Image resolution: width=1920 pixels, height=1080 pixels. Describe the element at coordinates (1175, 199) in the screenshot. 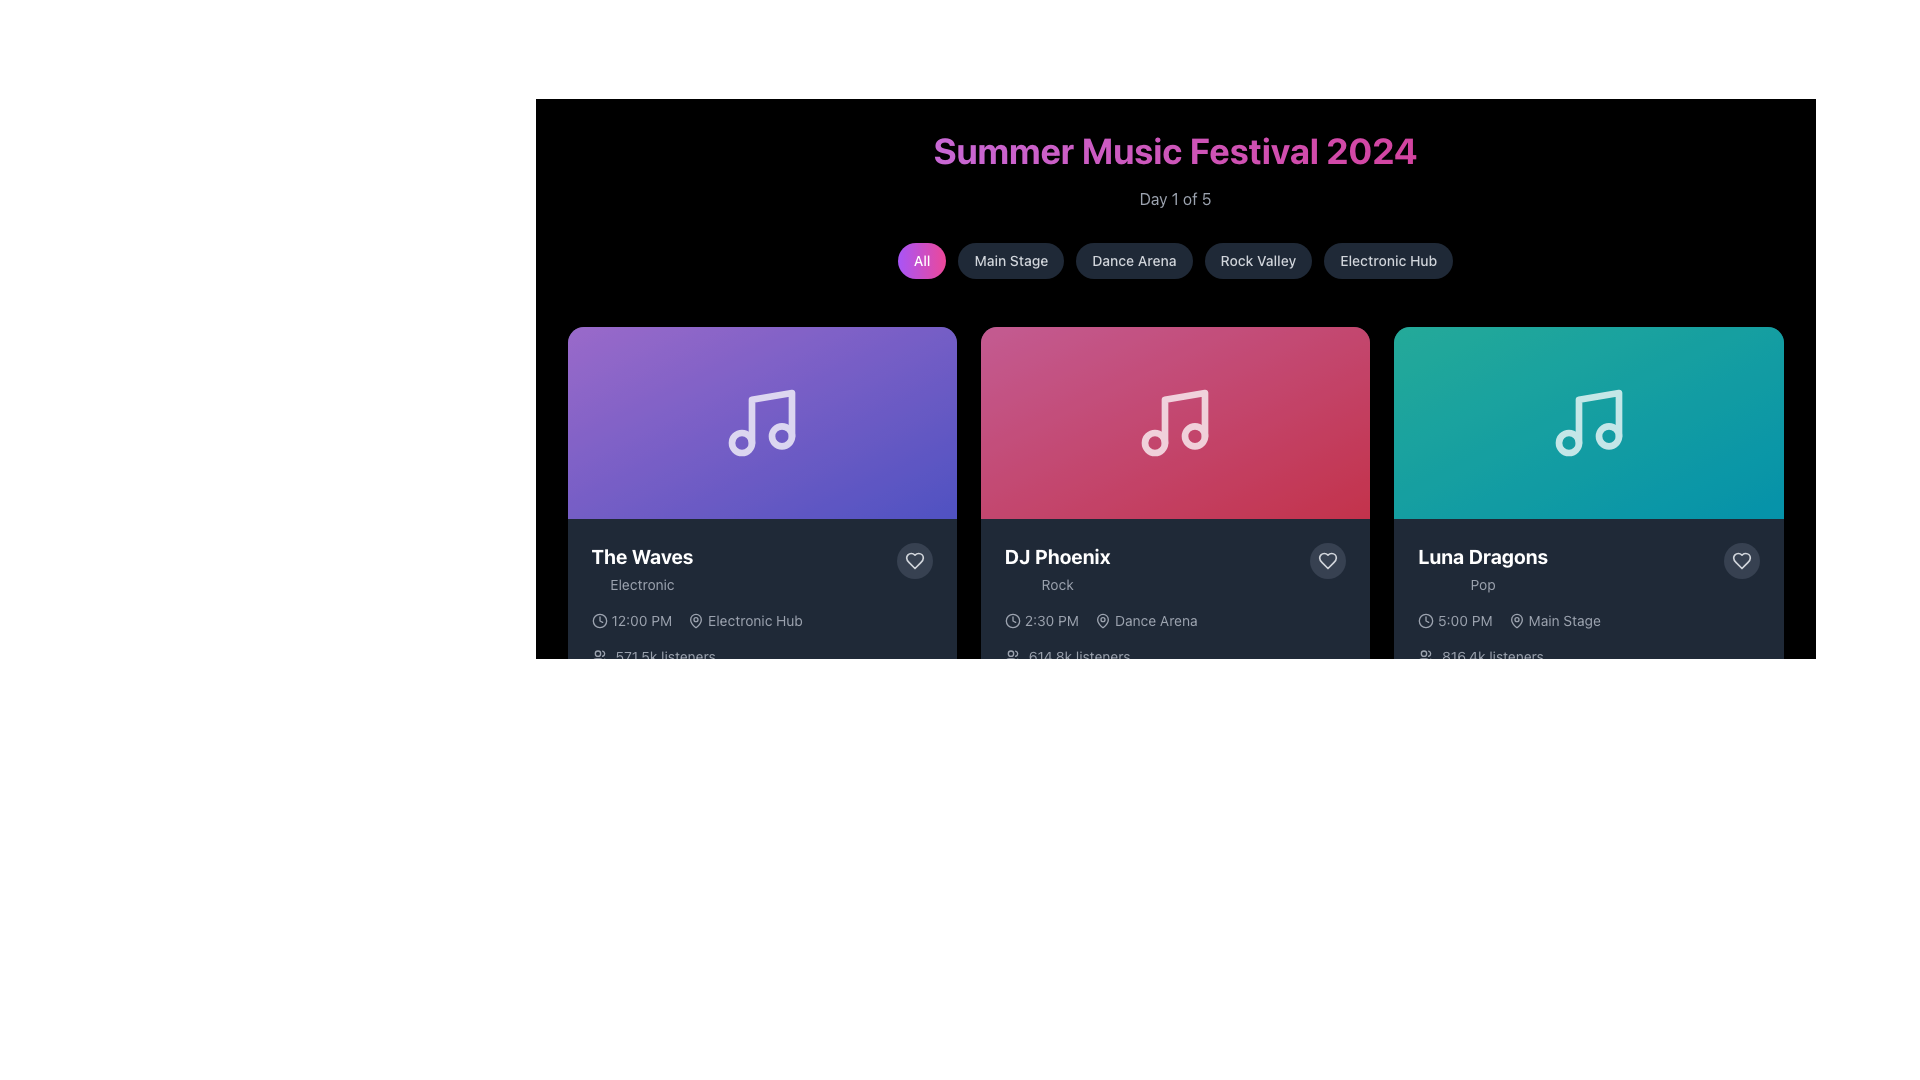

I see `the static text snippet reading 'Day 1 of 5', which is styled in gray and positioned centrally within the header area of the web interface, located below the main title 'Summer Music Festival 2024'` at that location.